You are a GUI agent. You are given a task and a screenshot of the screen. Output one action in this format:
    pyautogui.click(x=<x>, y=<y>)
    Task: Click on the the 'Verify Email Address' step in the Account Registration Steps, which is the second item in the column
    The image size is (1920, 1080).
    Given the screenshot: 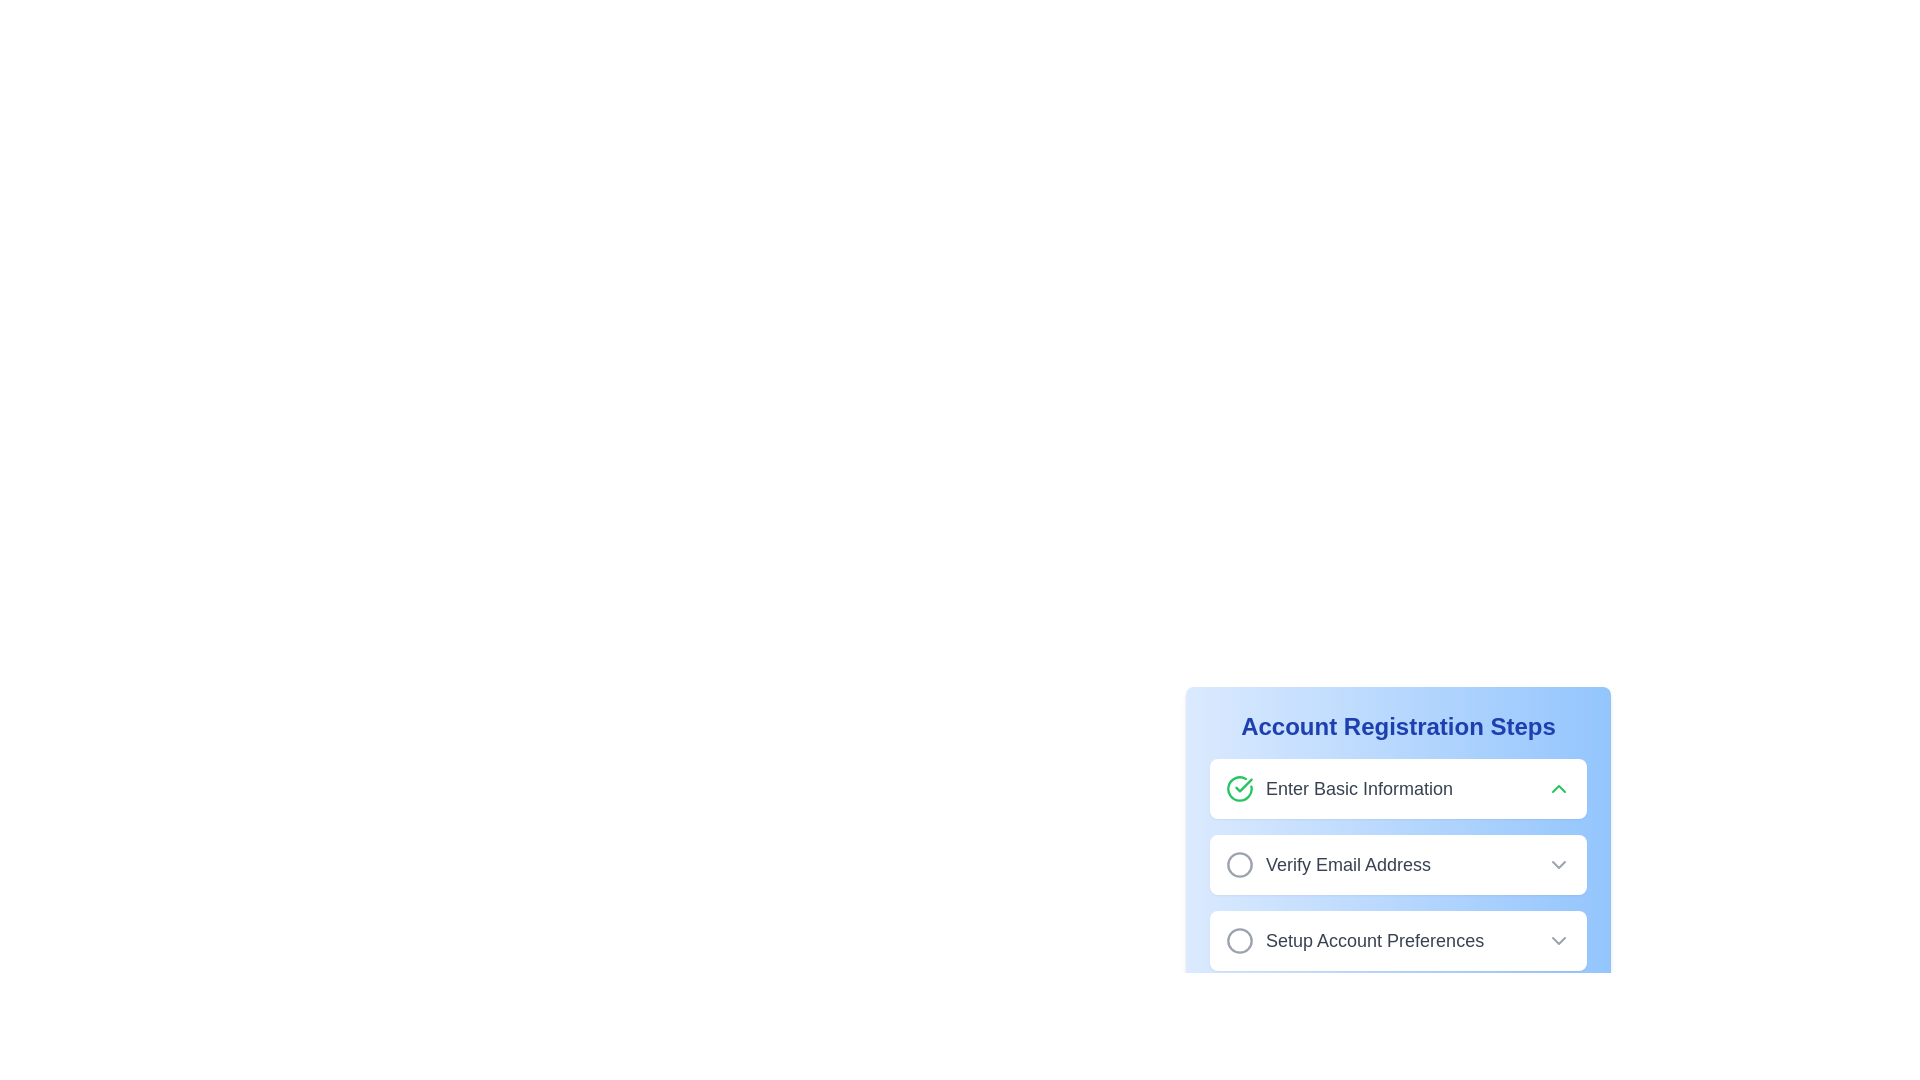 What is the action you would take?
    pyautogui.click(x=1328, y=863)
    